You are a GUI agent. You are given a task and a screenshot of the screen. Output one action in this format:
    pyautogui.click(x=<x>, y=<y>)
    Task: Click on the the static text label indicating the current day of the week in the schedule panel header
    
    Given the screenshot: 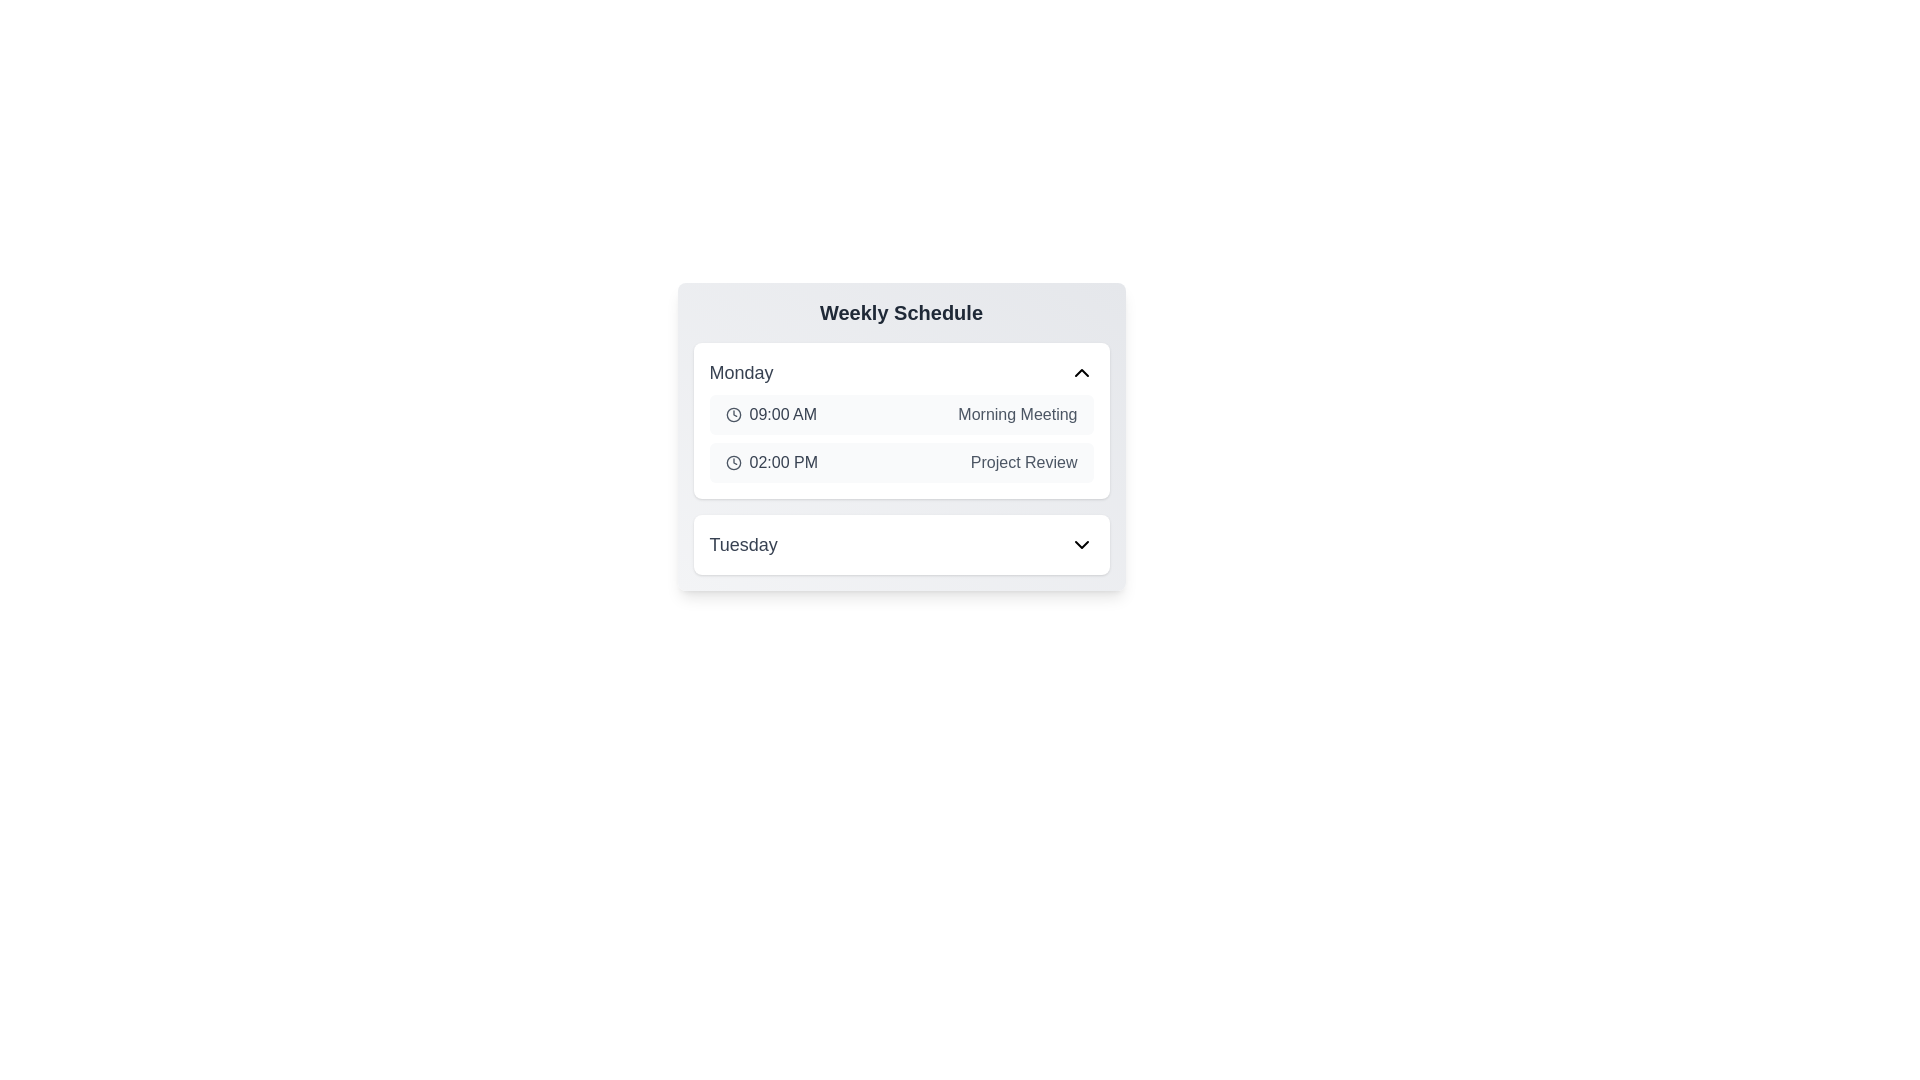 What is the action you would take?
    pyautogui.click(x=740, y=373)
    